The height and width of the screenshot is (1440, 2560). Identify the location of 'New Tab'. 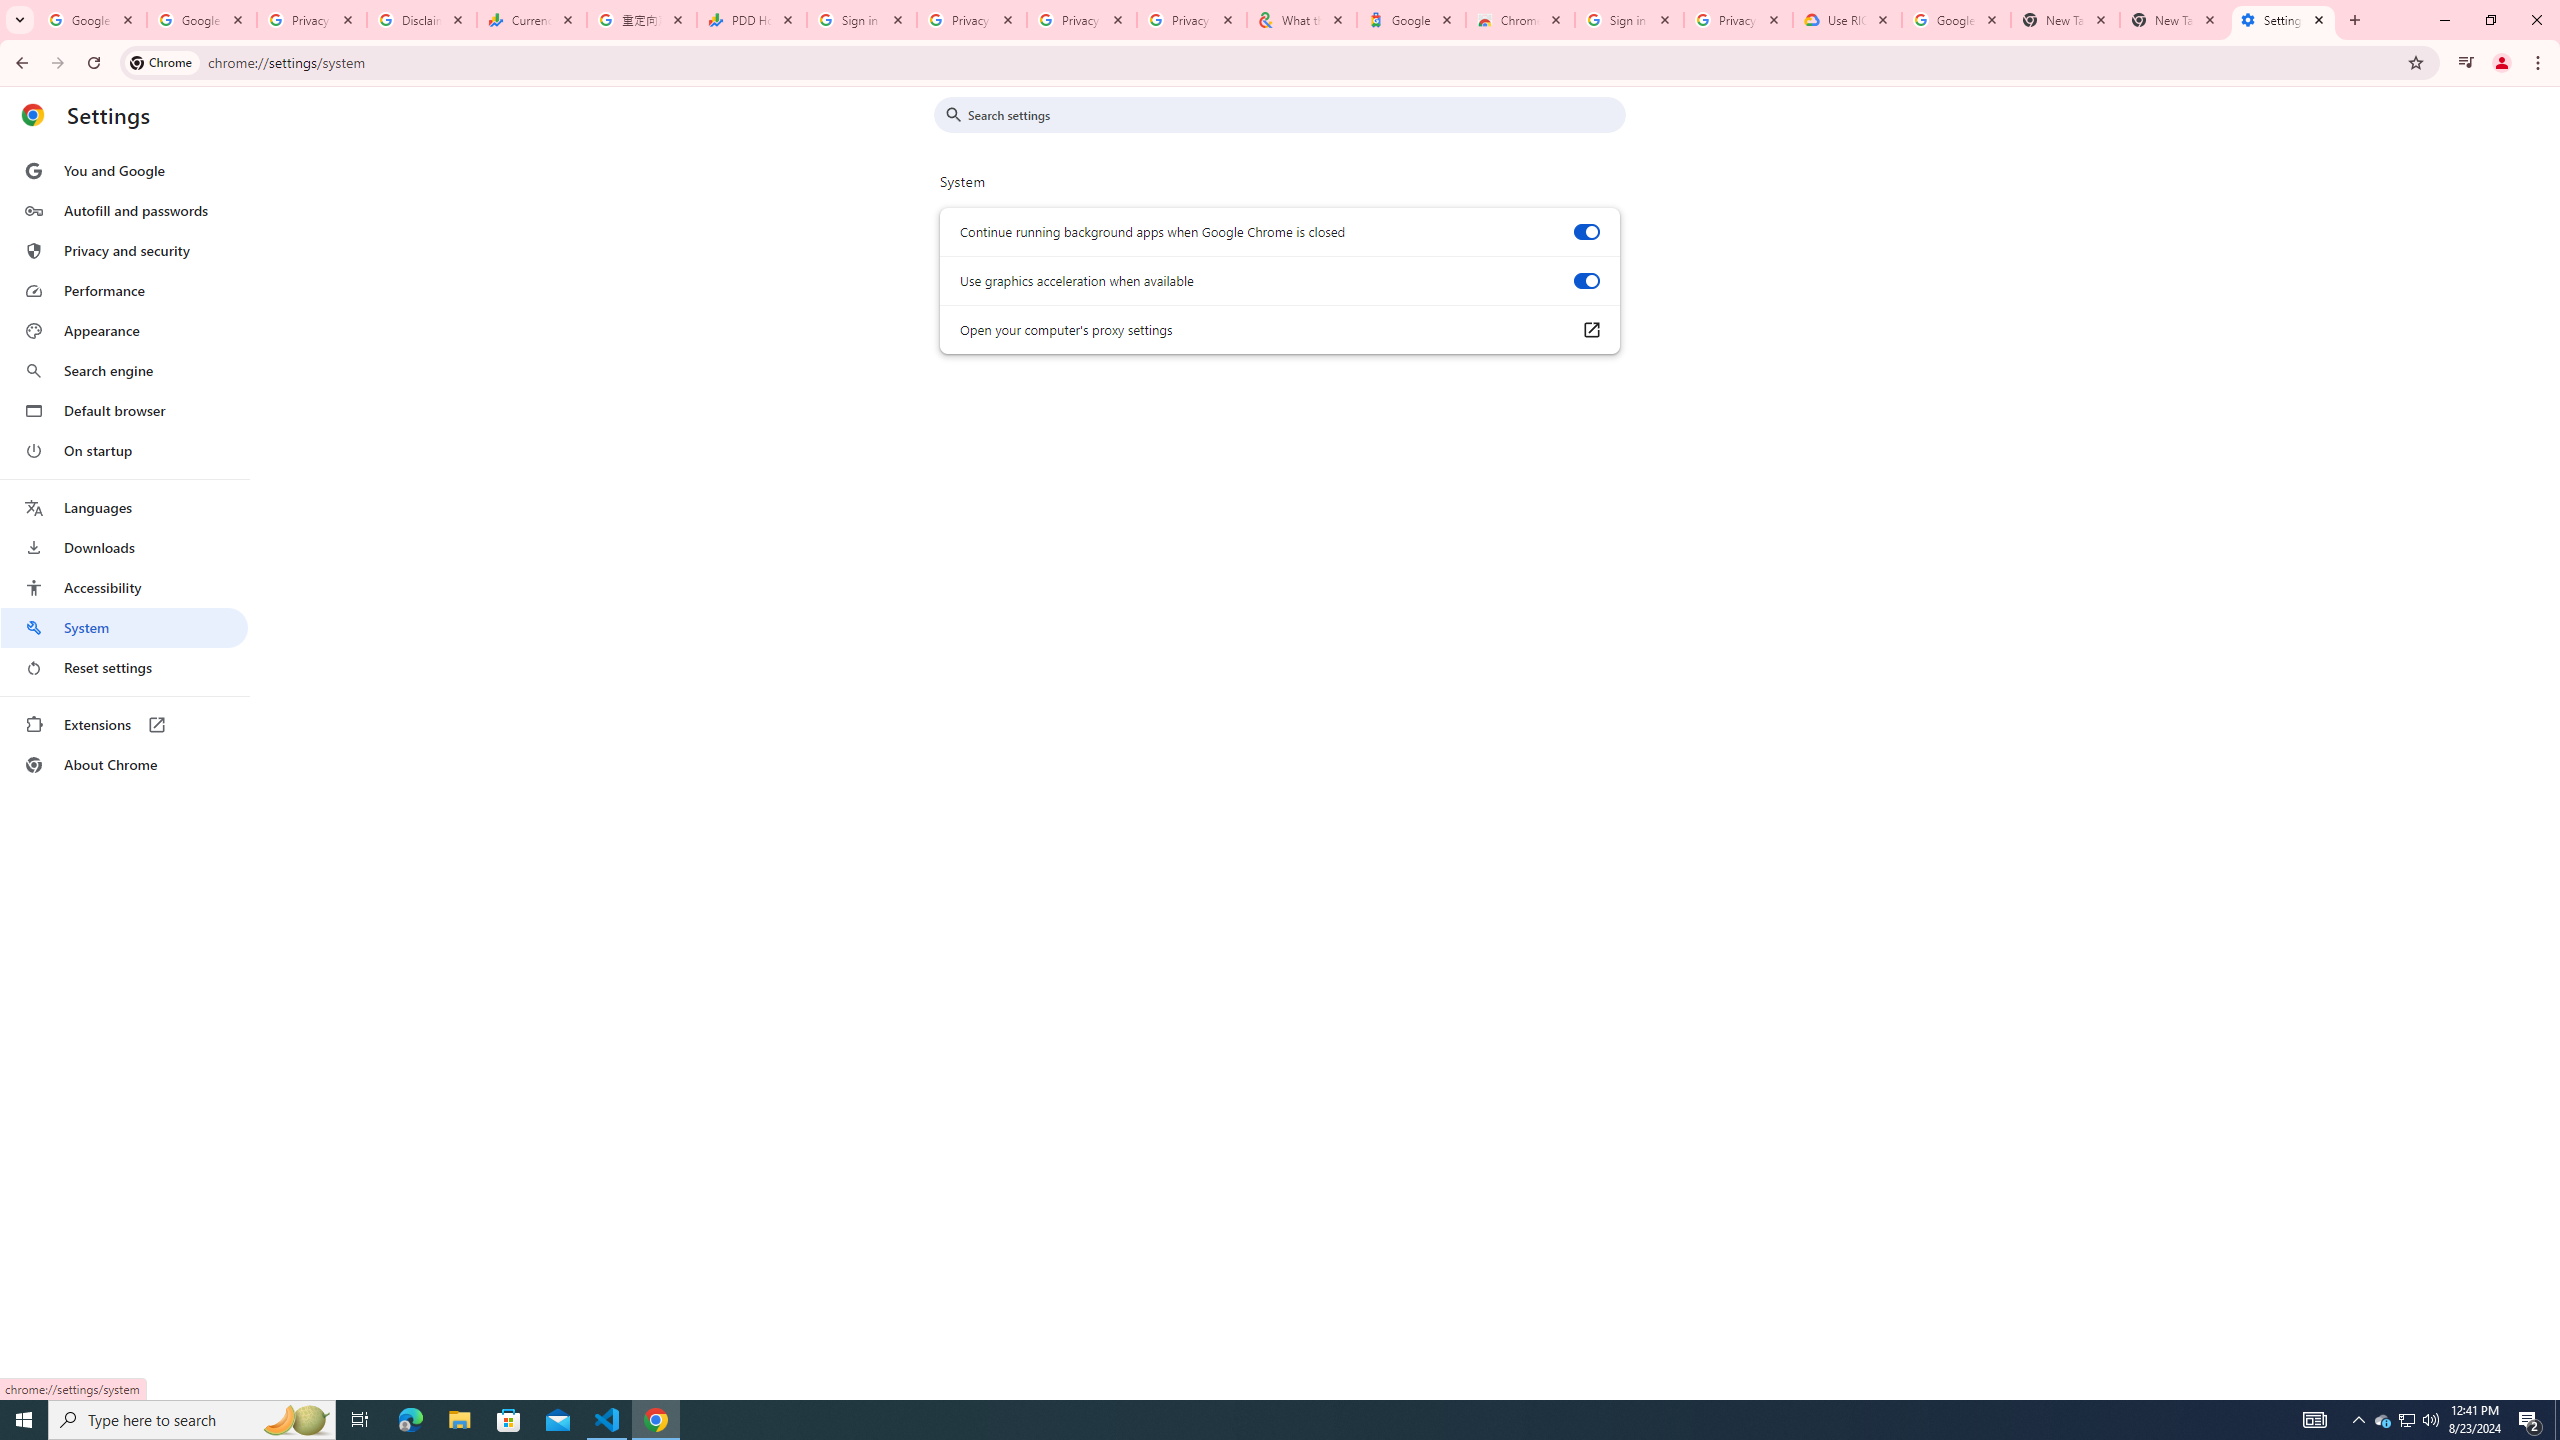
(2173, 19).